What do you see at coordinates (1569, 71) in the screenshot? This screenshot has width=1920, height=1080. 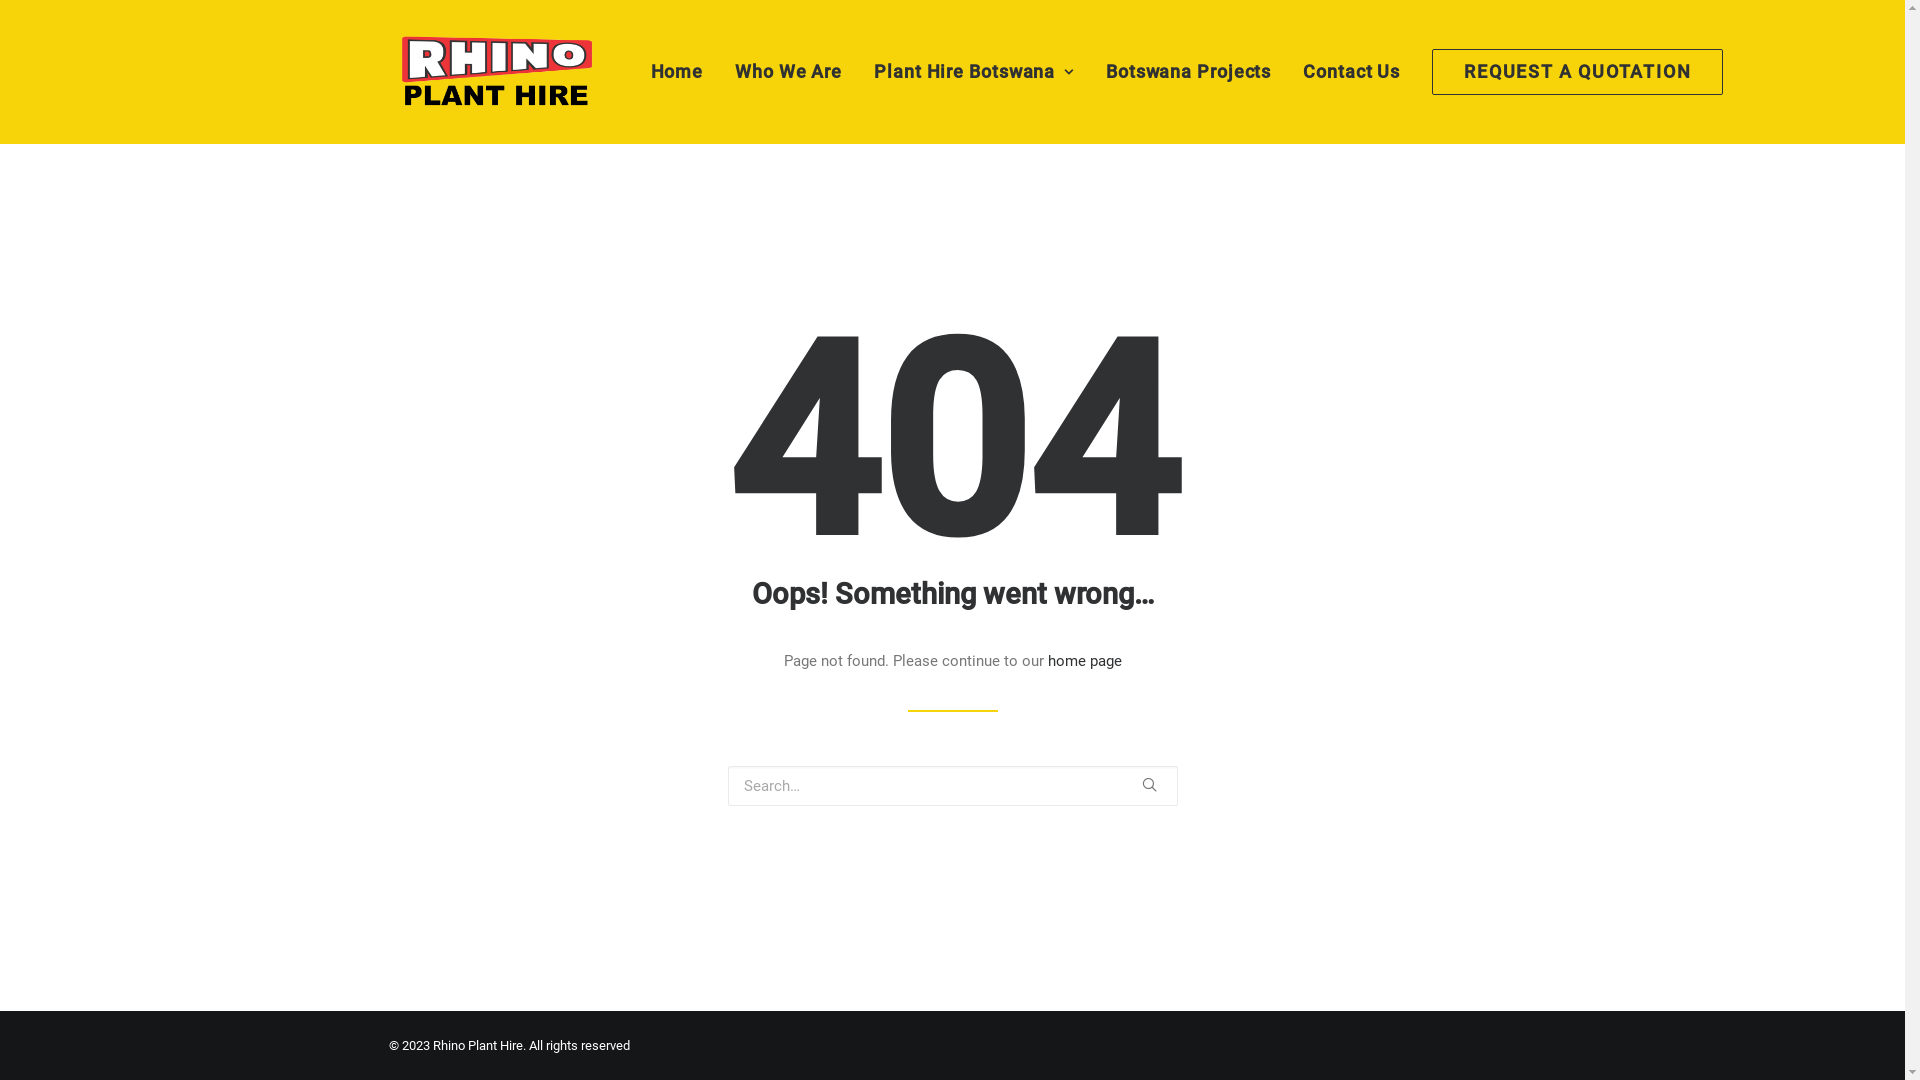 I see `'REQUEST A QUOTATION'` at bounding box center [1569, 71].